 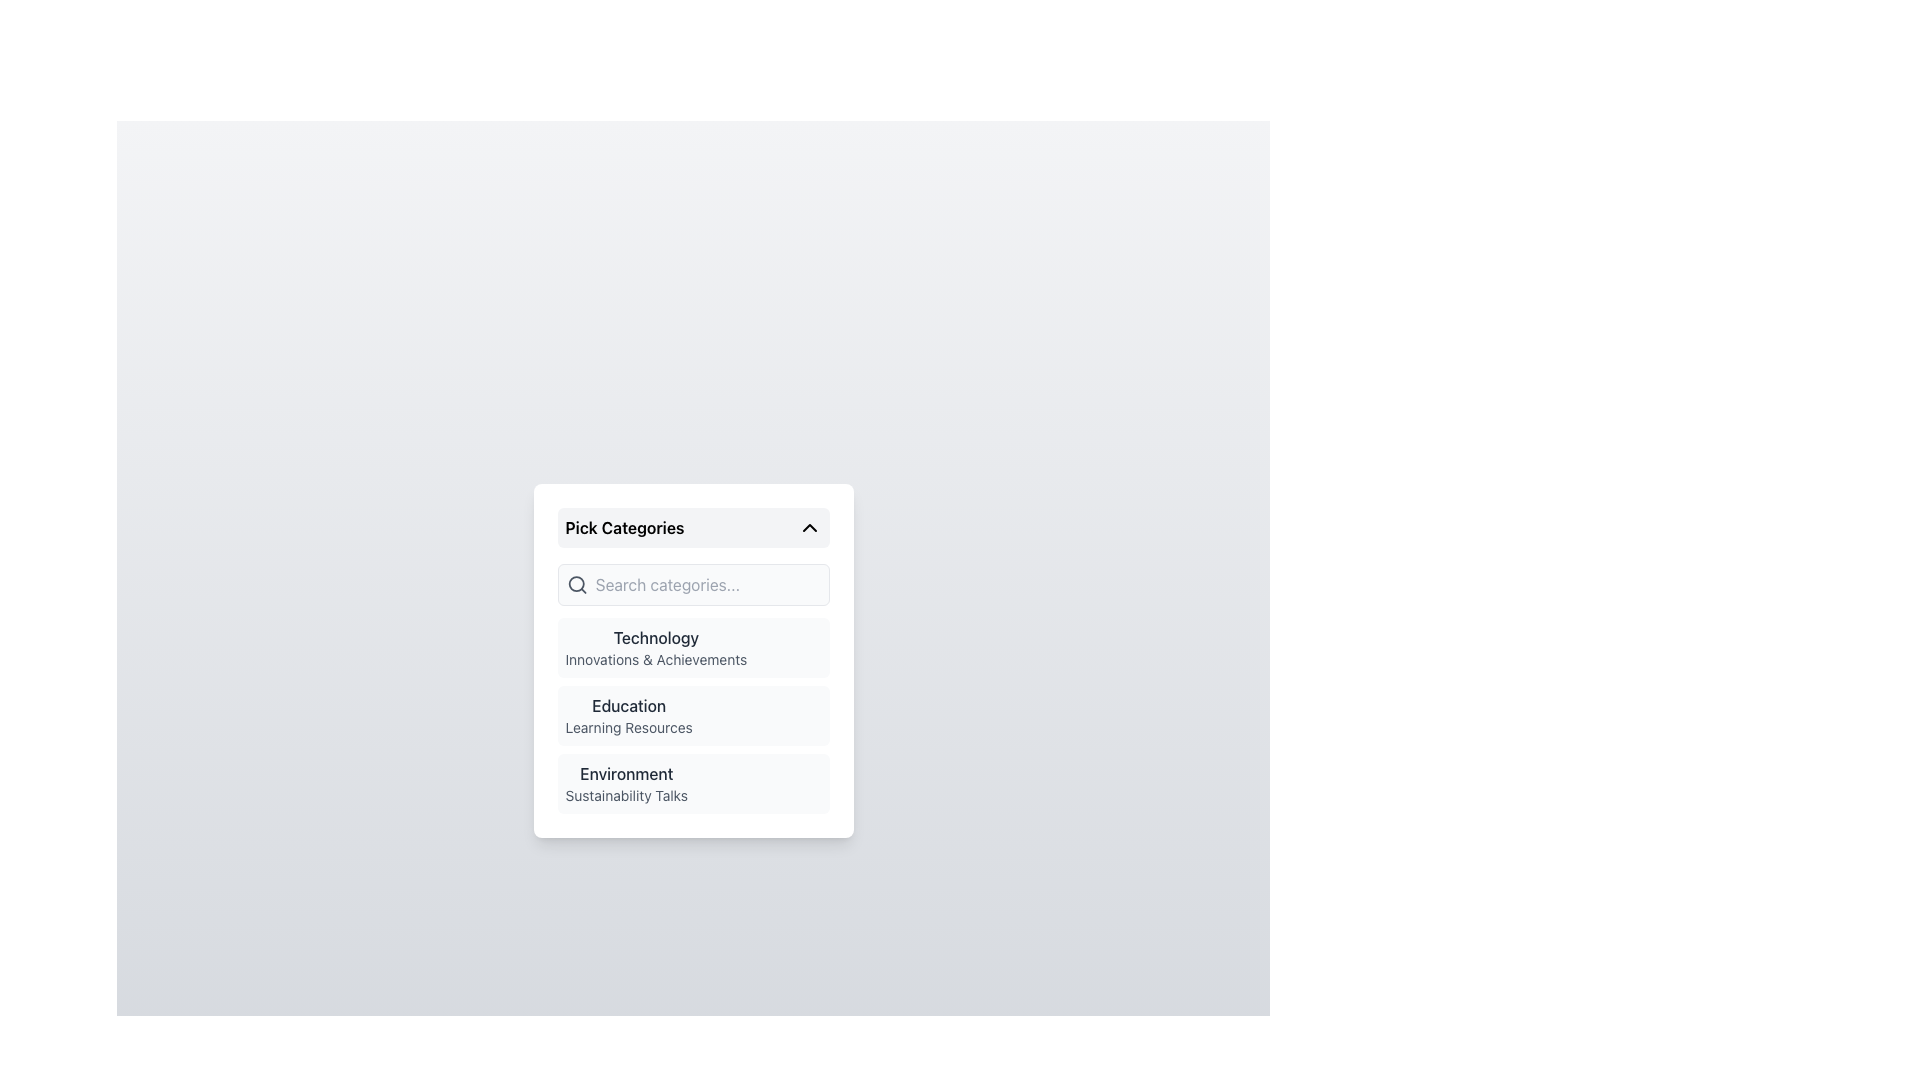 I want to click on the selectable list item for 'Environment' under the 'Pick Categories' section, so click(x=693, y=782).